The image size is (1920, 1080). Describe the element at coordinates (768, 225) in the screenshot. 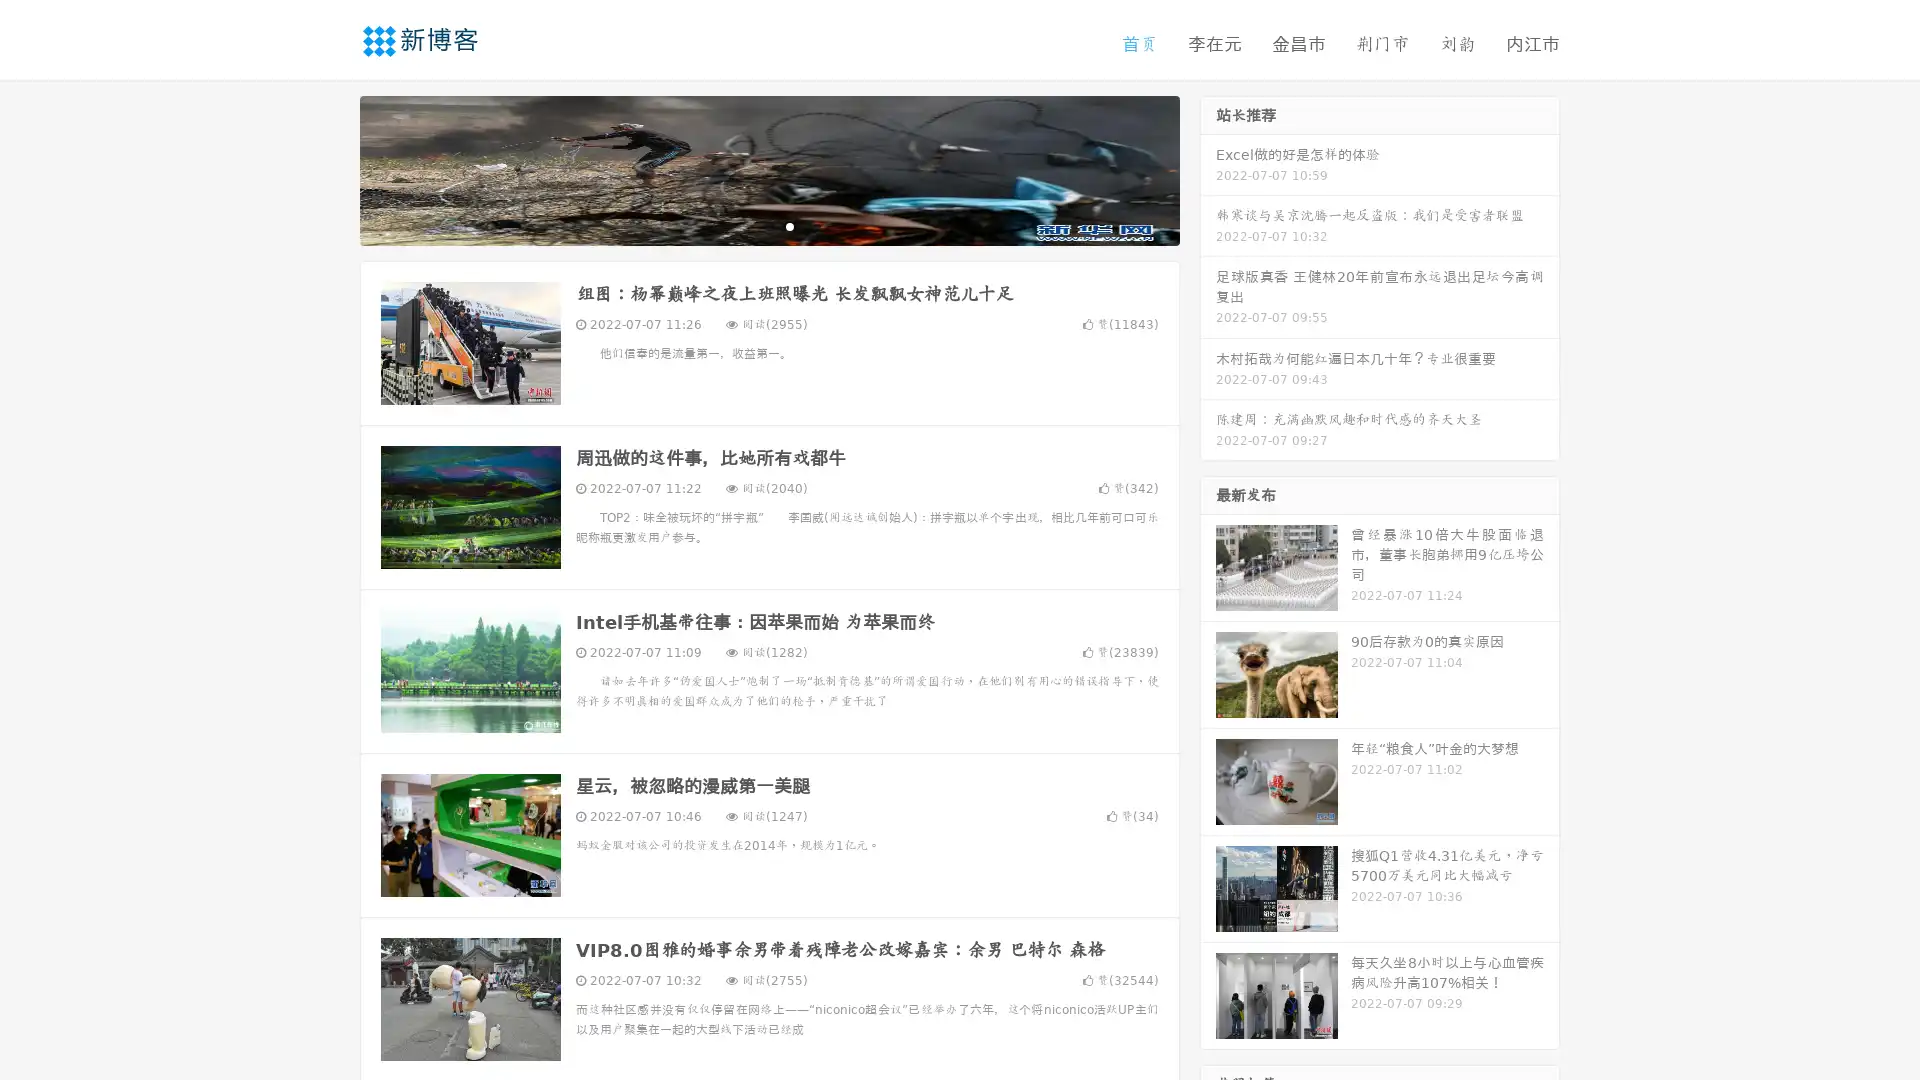

I see `Go to slide 2` at that location.